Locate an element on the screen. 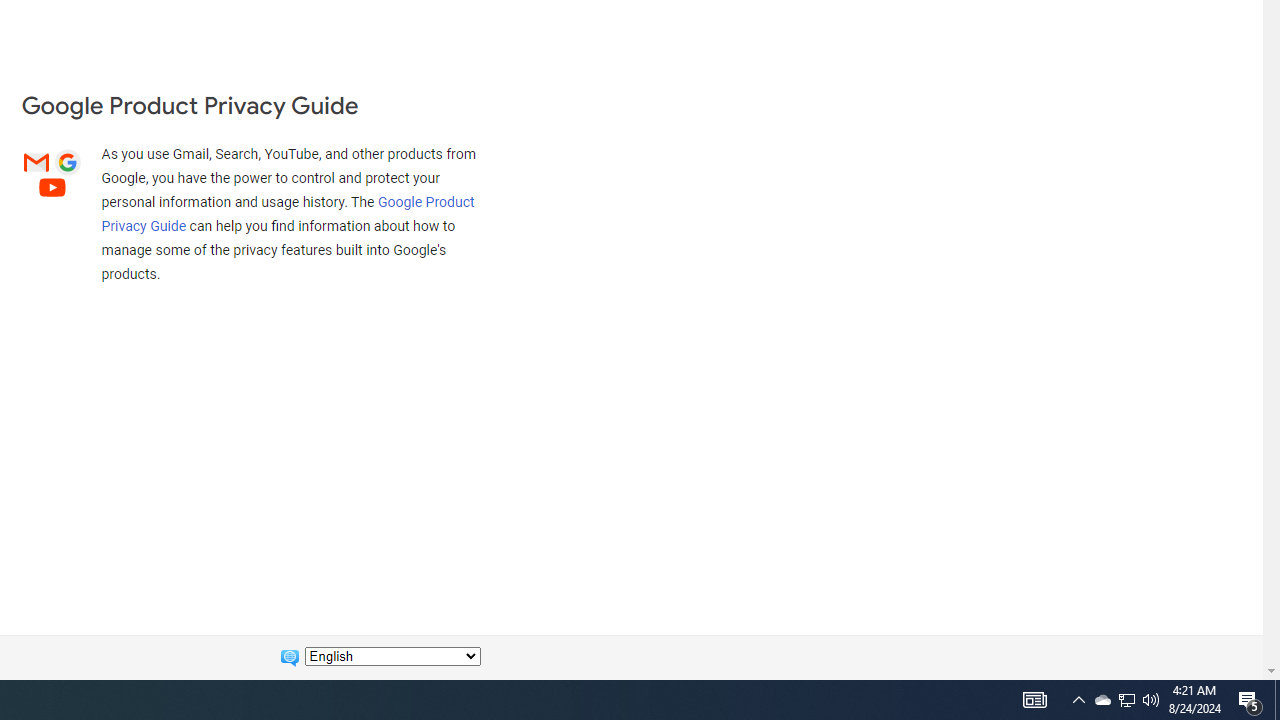 Image resolution: width=1280 pixels, height=720 pixels. 'Change language:' is located at coordinates (392, 656).